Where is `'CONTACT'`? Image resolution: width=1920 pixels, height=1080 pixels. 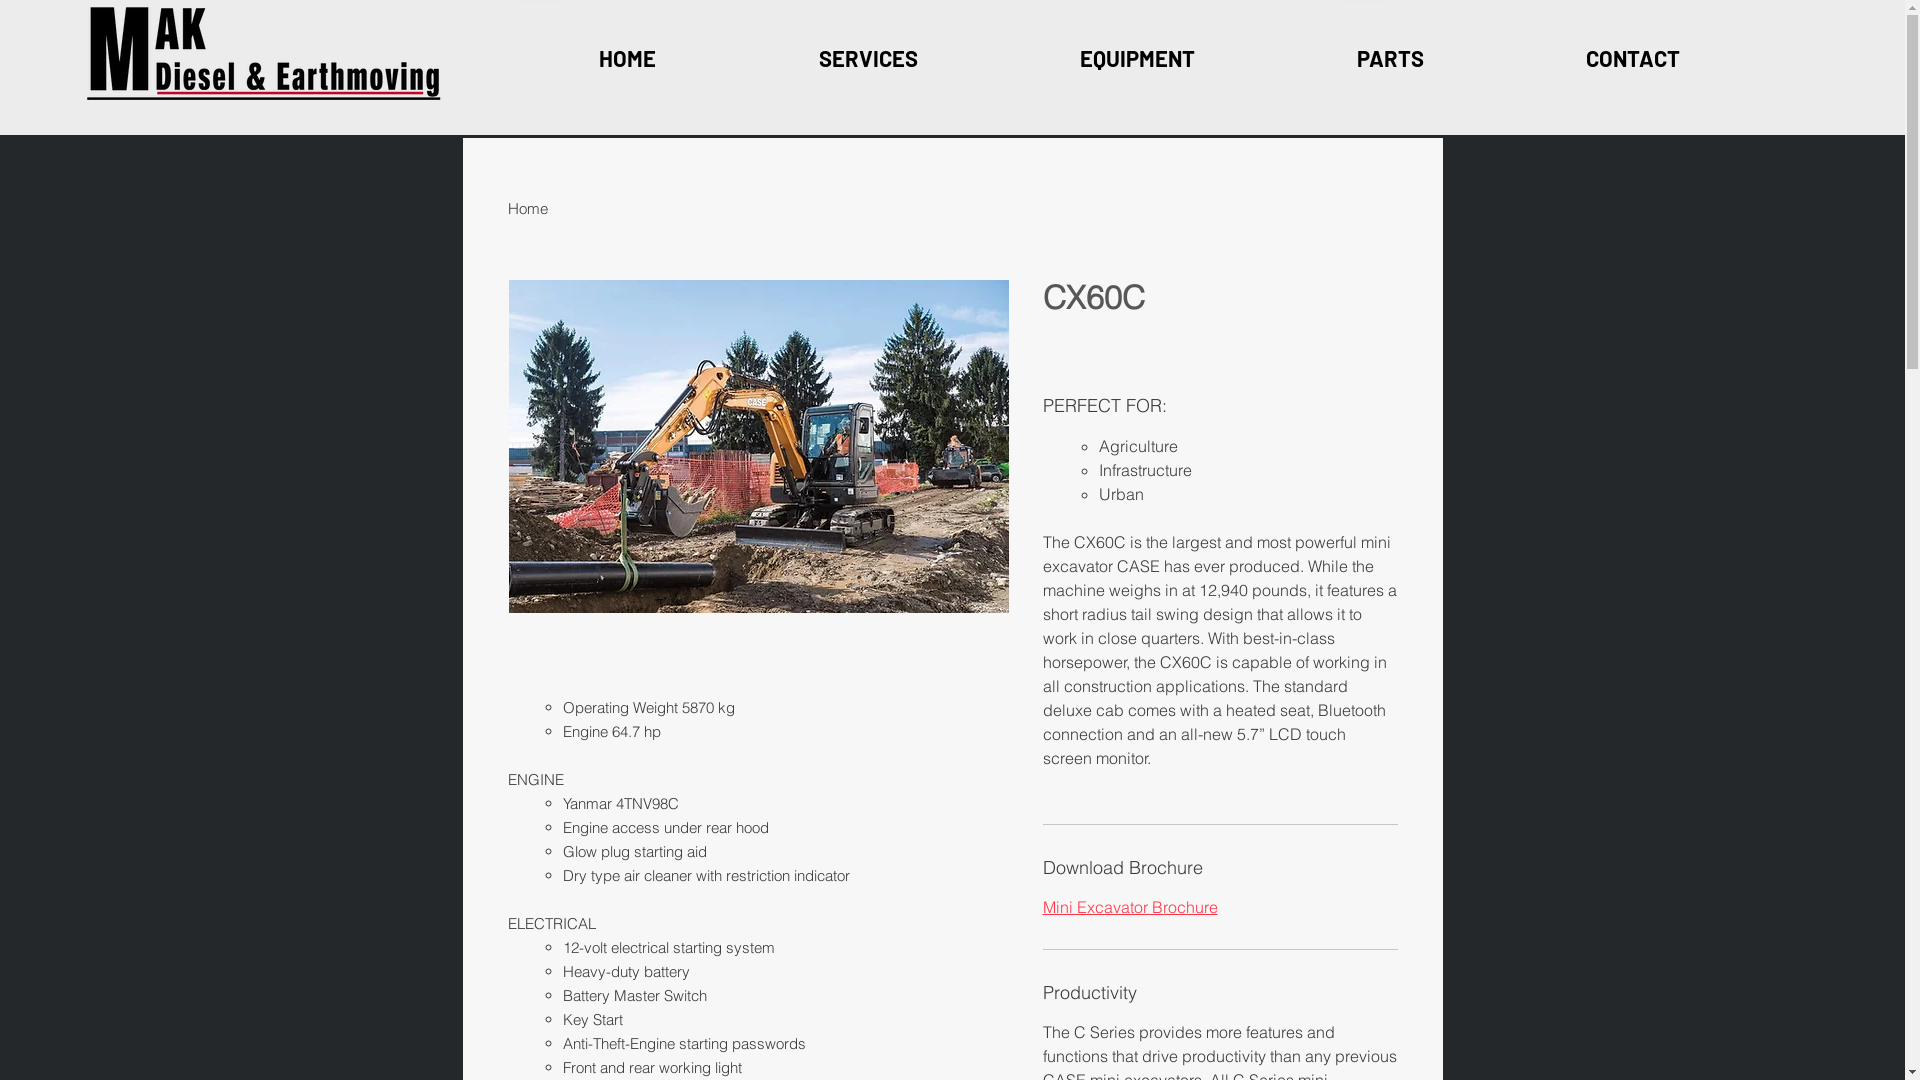 'CONTACT' is located at coordinates (1632, 57).